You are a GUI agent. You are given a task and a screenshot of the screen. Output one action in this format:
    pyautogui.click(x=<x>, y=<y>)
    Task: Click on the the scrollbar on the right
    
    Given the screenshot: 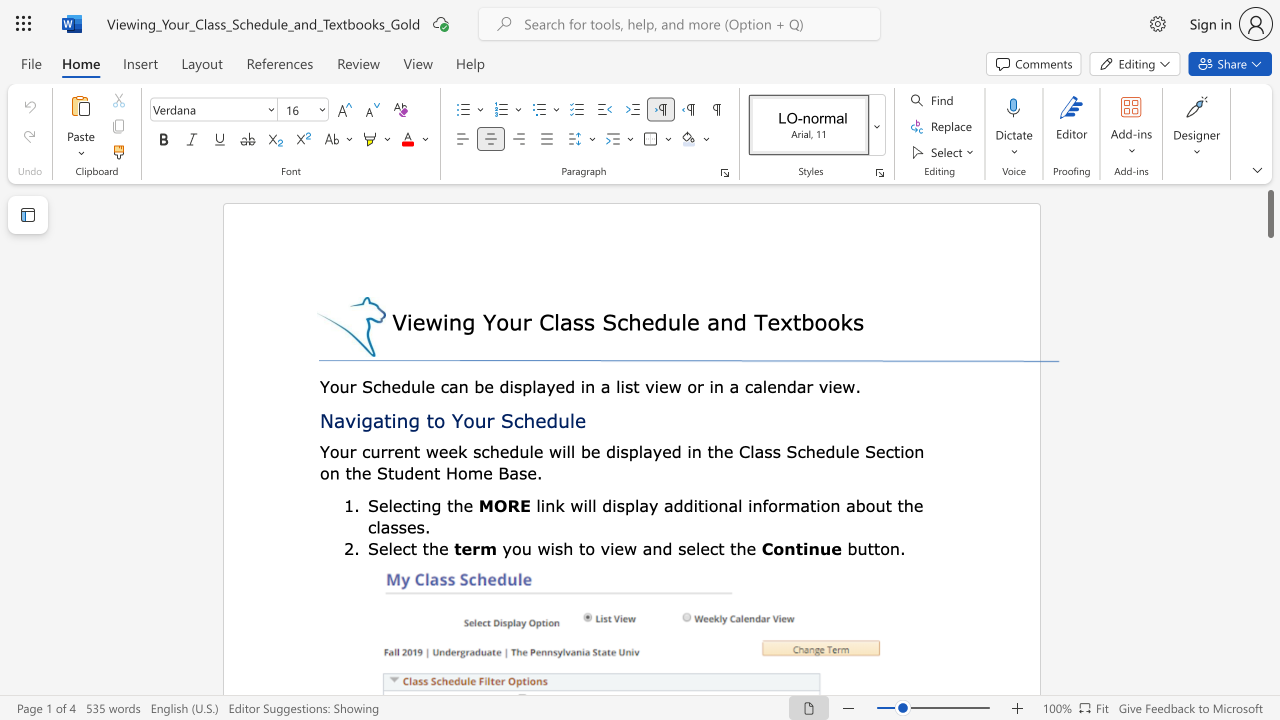 What is the action you would take?
    pyautogui.click(x=1269, y=540)
    